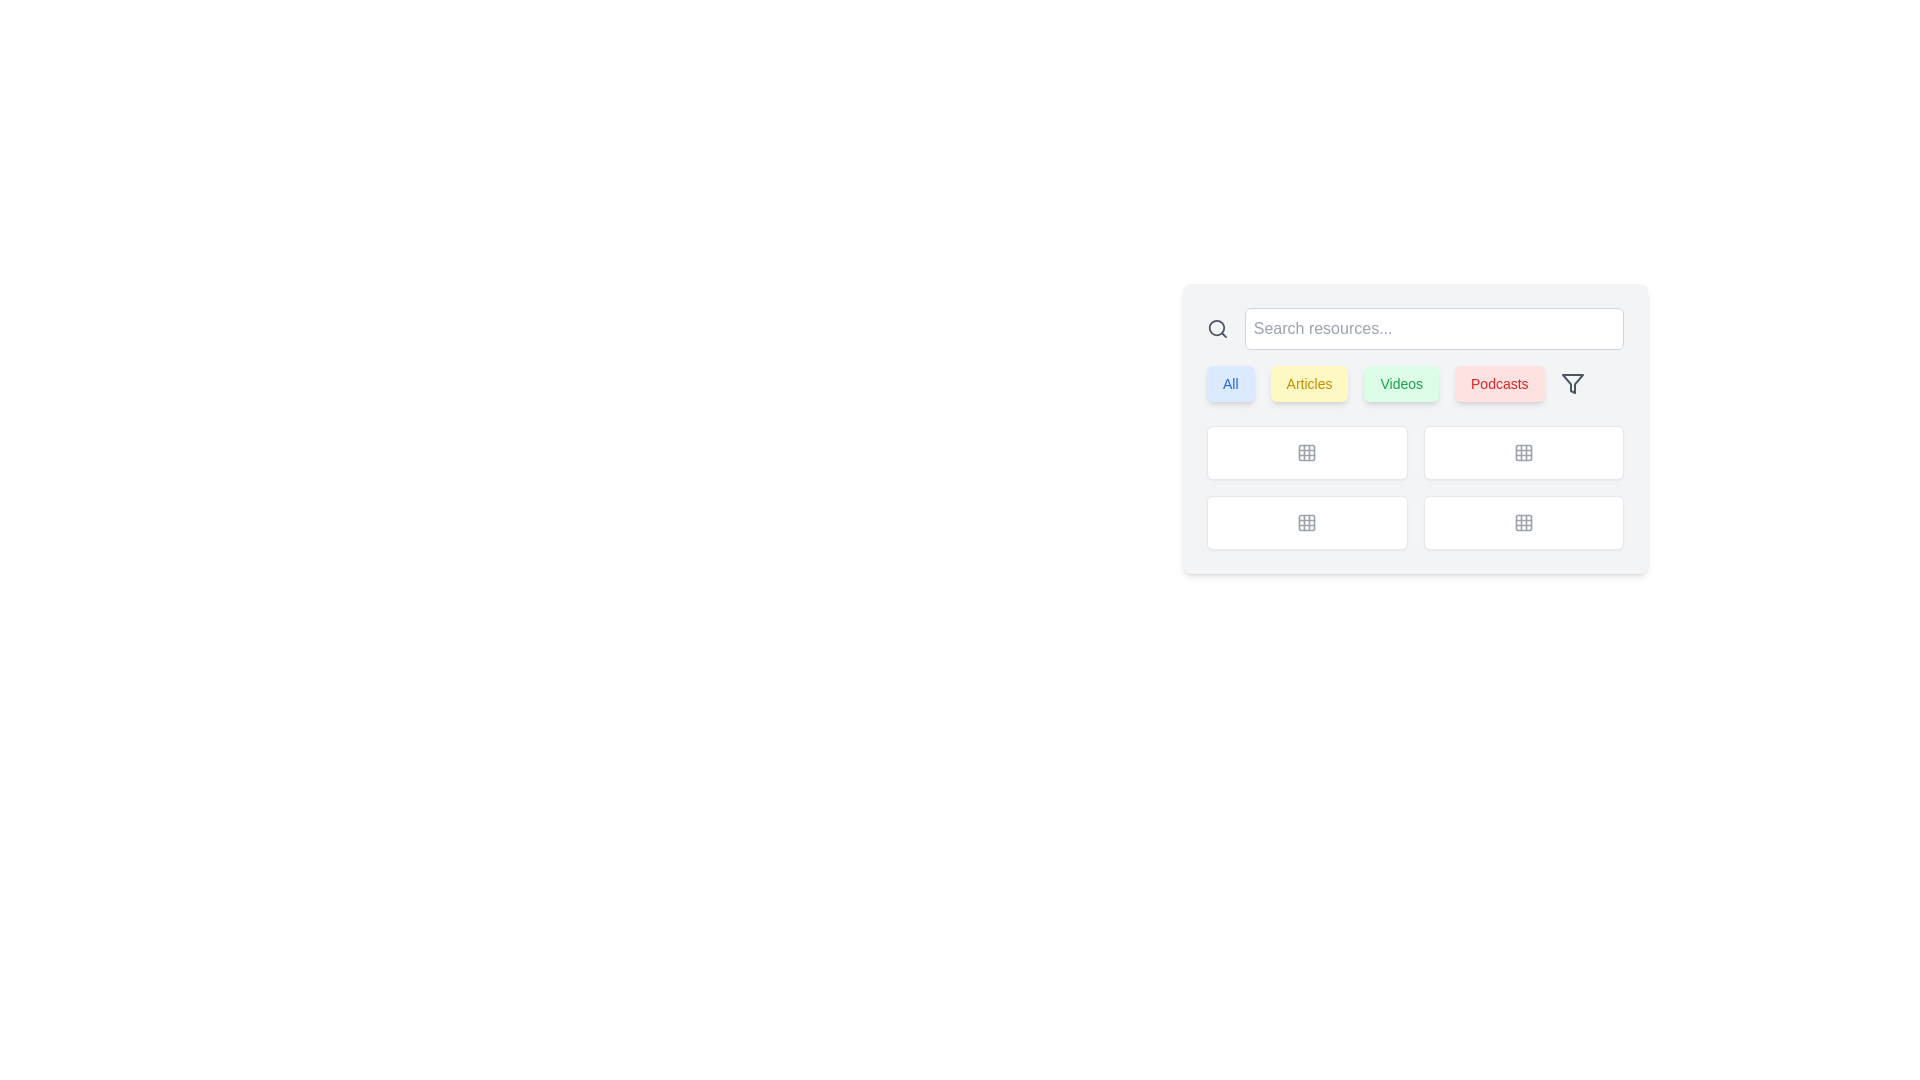 Image resolution: width=1920 pixels, height=1080 pixels. Describe the element at coordinates (1414, 384) in the screenshot. I see `the 'Videos' button, which is a rectangular button with a green background and text in darker green, located between the 'Articles' and 'Podcasts' buttons` at that location.